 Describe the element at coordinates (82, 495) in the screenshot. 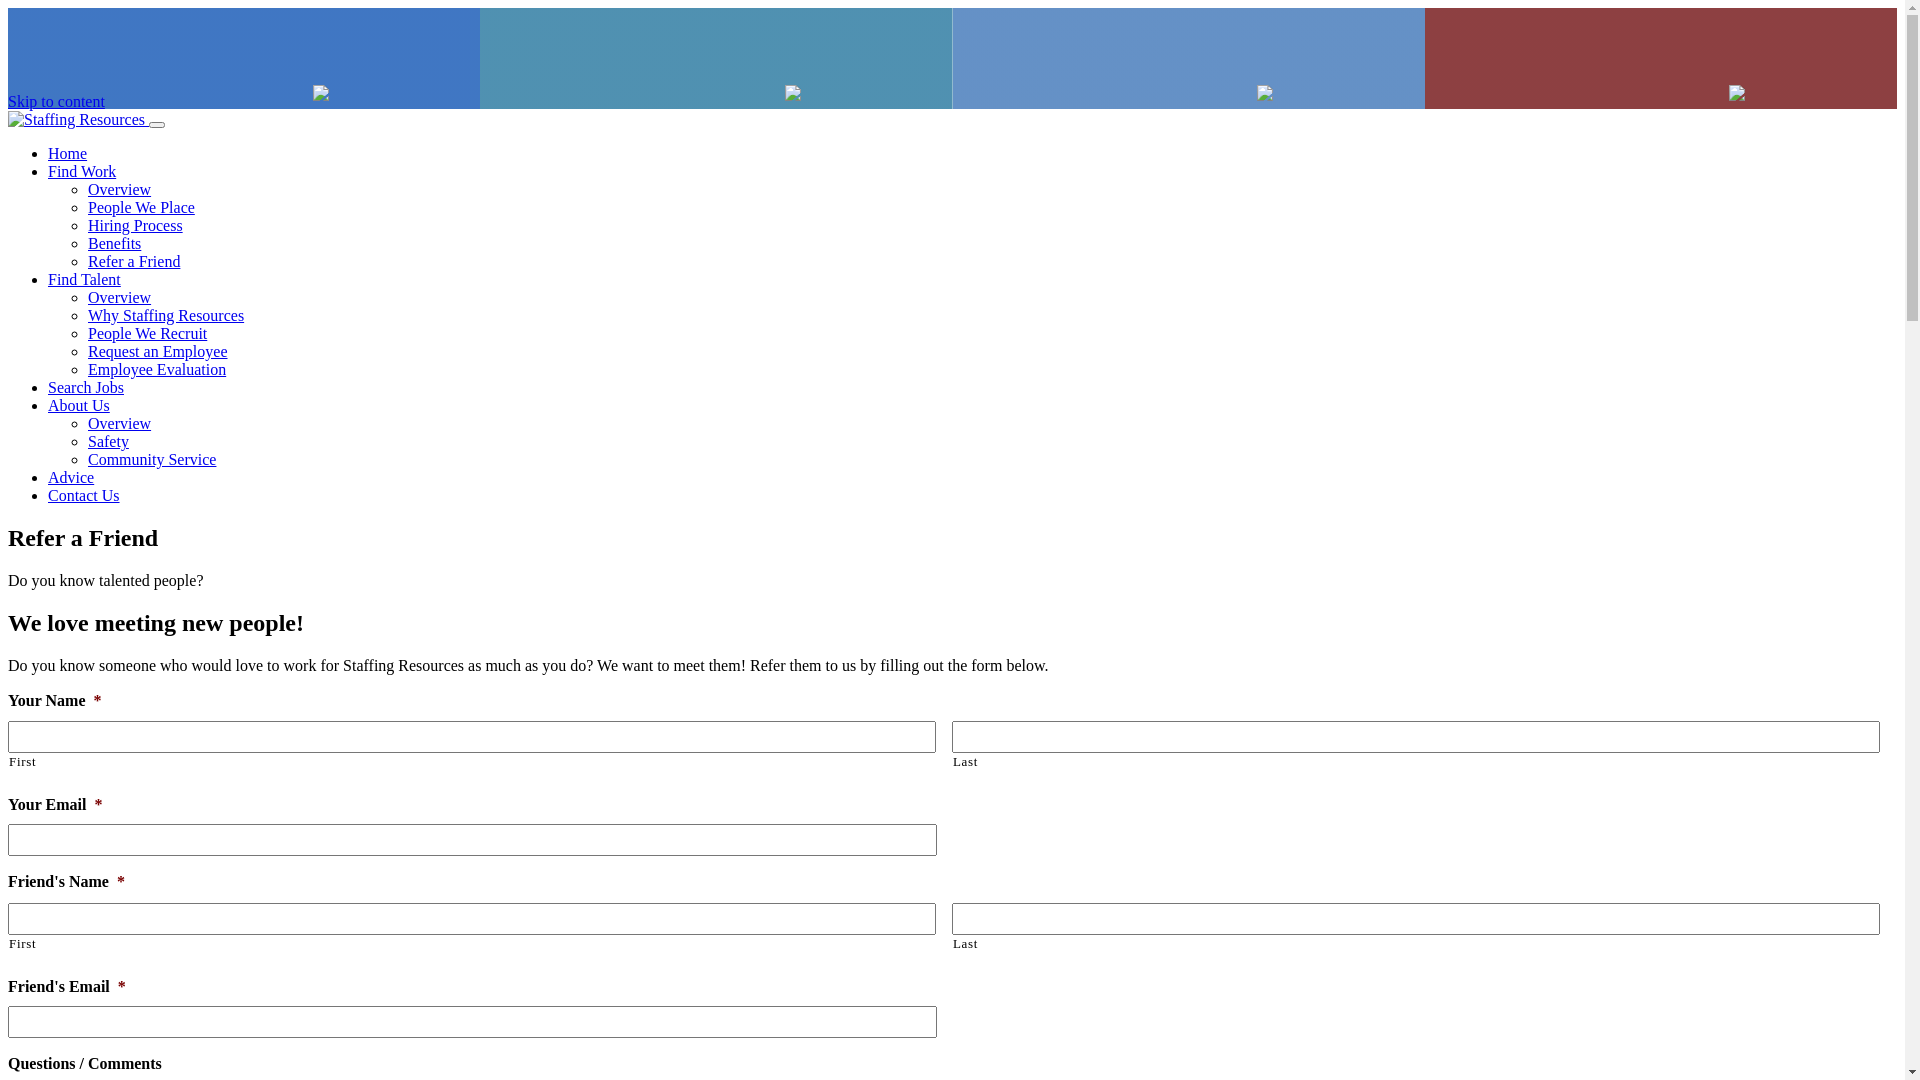

I see `'Contact Us'` at that location.